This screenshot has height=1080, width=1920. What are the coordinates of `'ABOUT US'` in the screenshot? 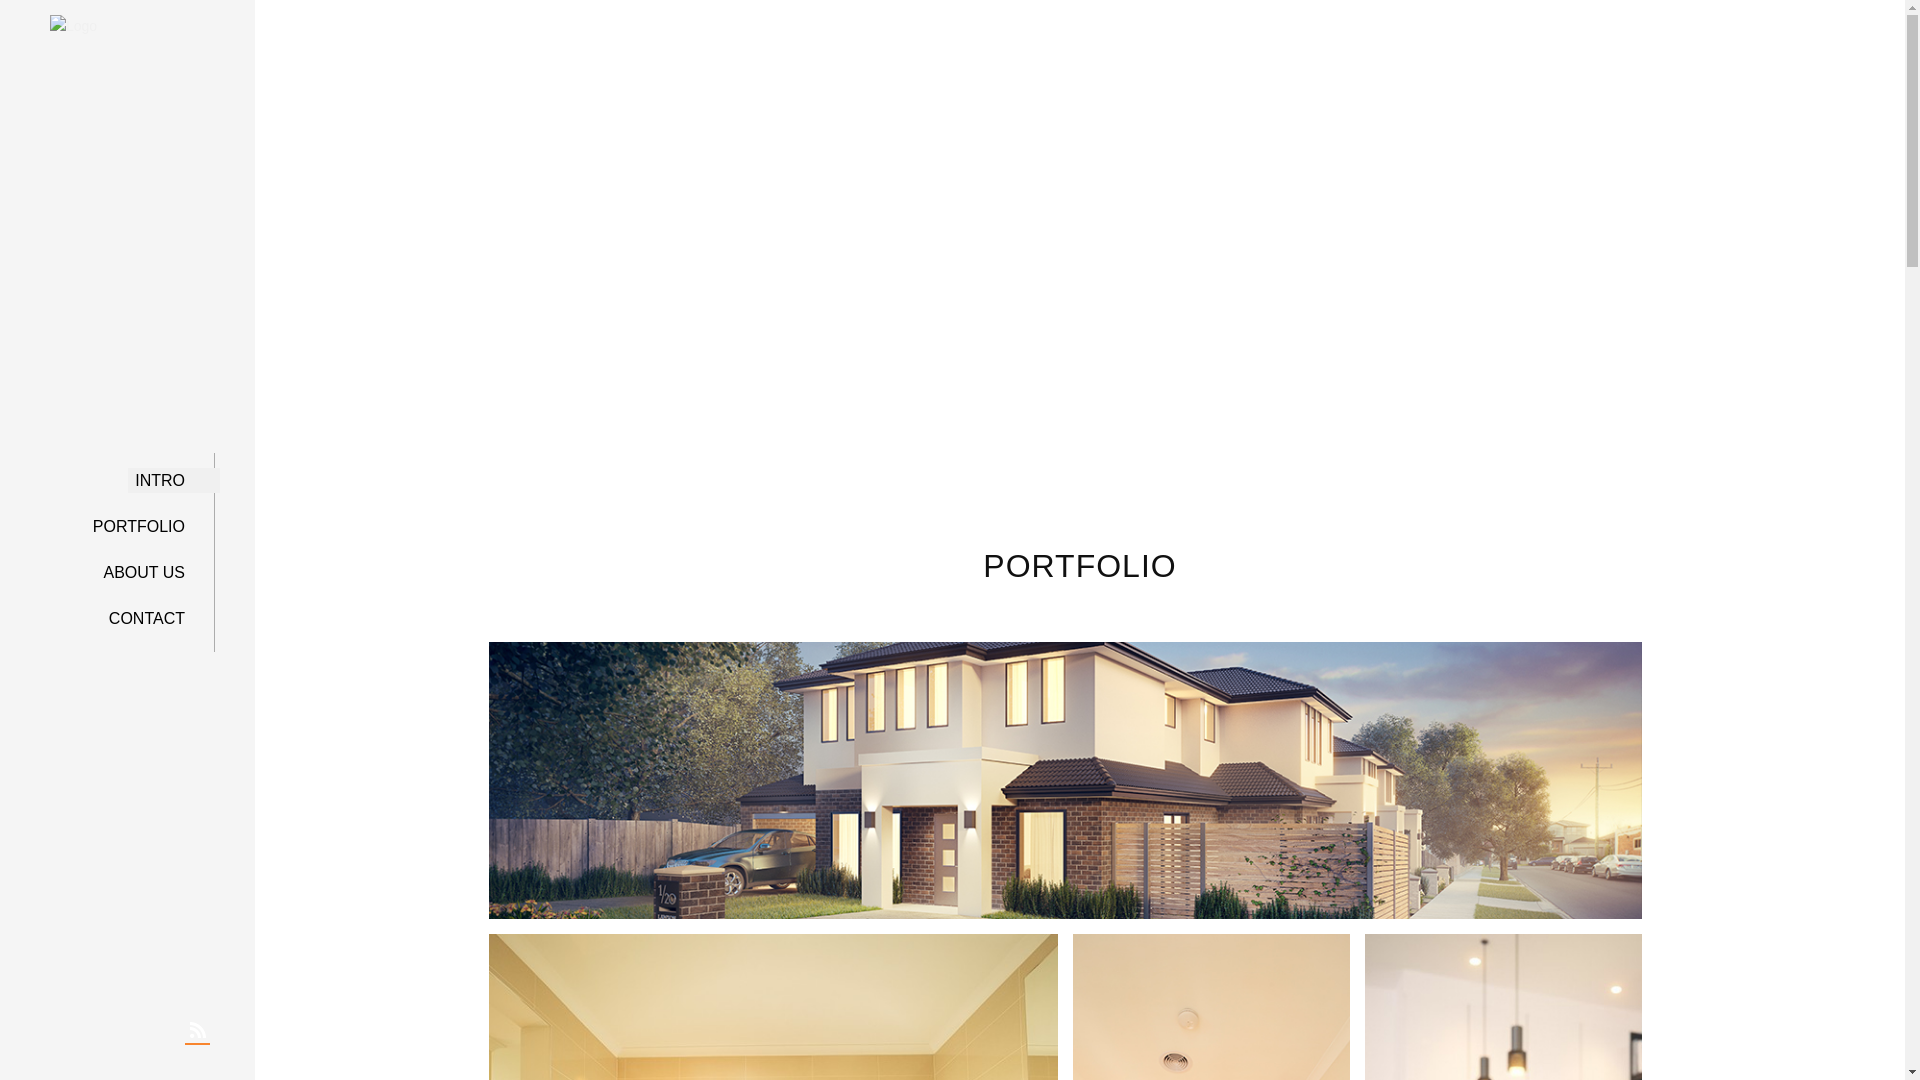 It's located at (152, 573).